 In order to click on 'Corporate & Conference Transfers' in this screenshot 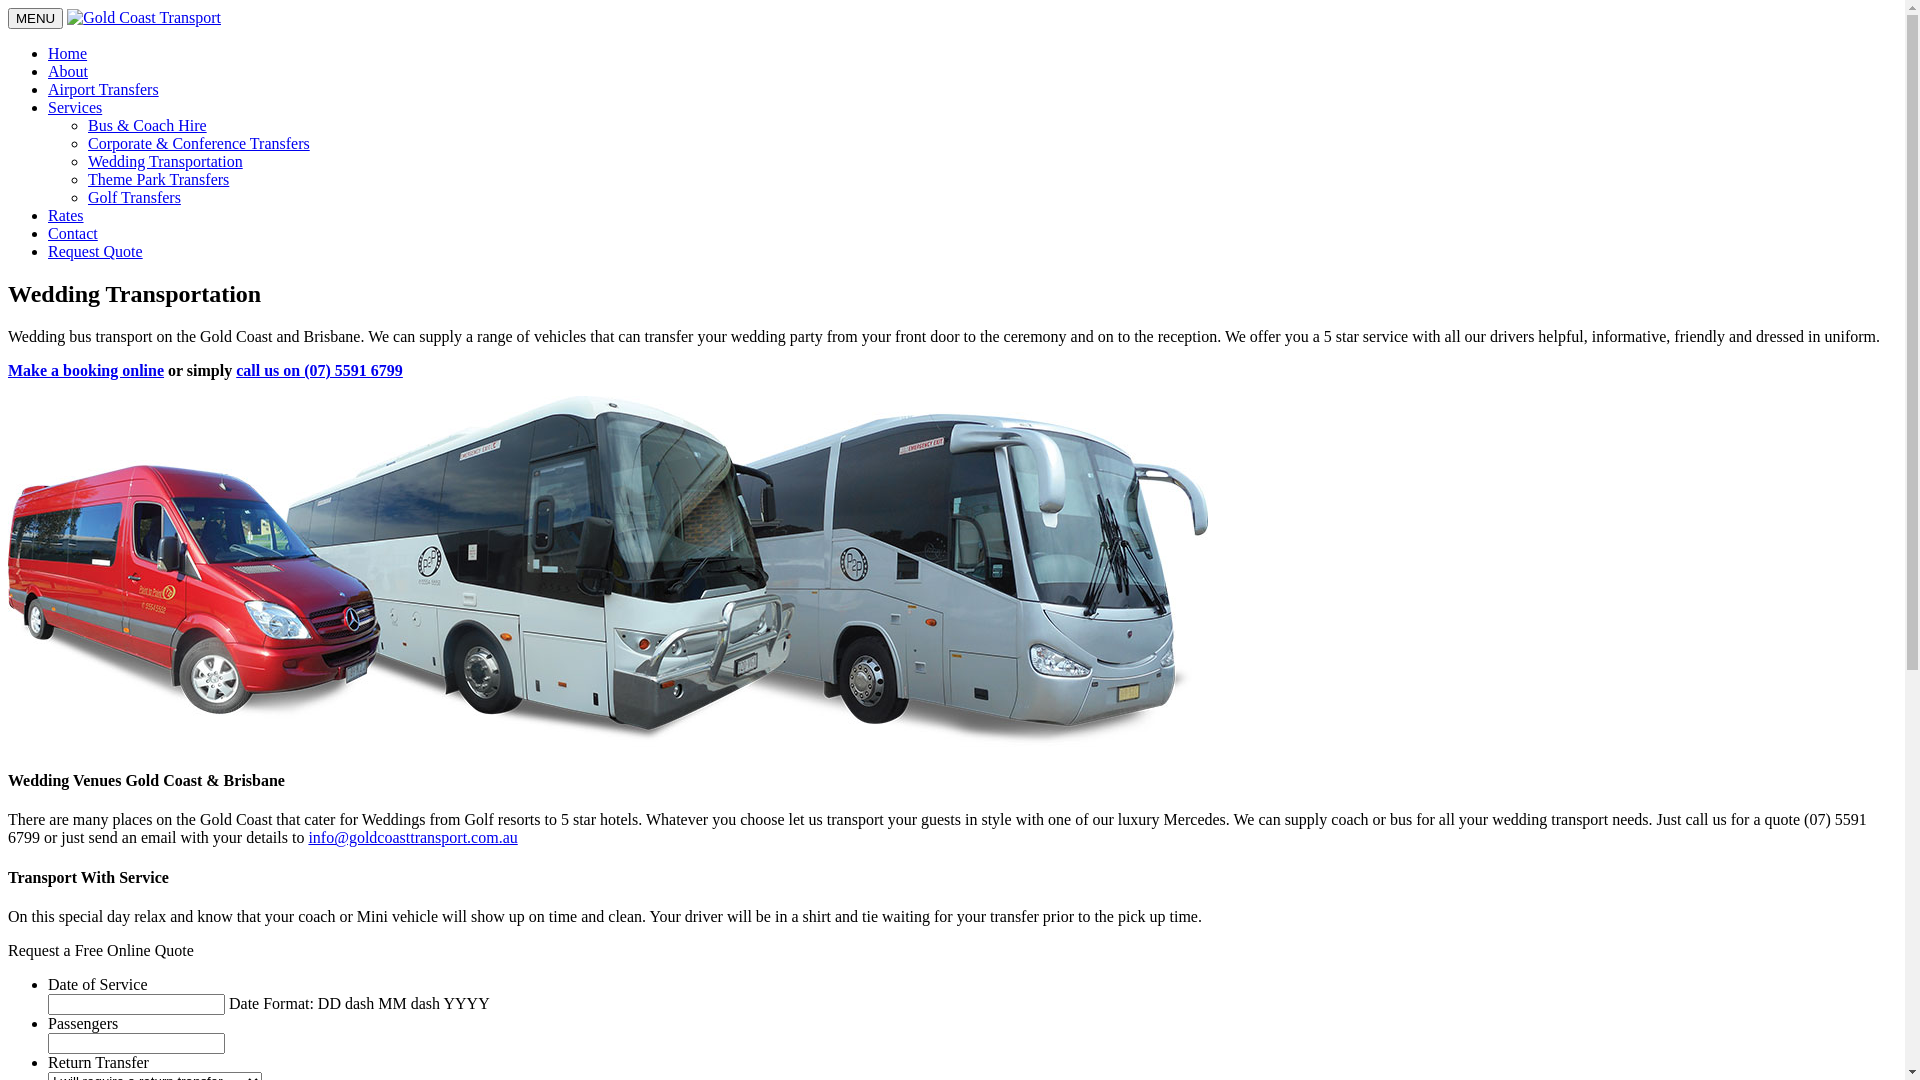, I will do `click(198, 142)`.